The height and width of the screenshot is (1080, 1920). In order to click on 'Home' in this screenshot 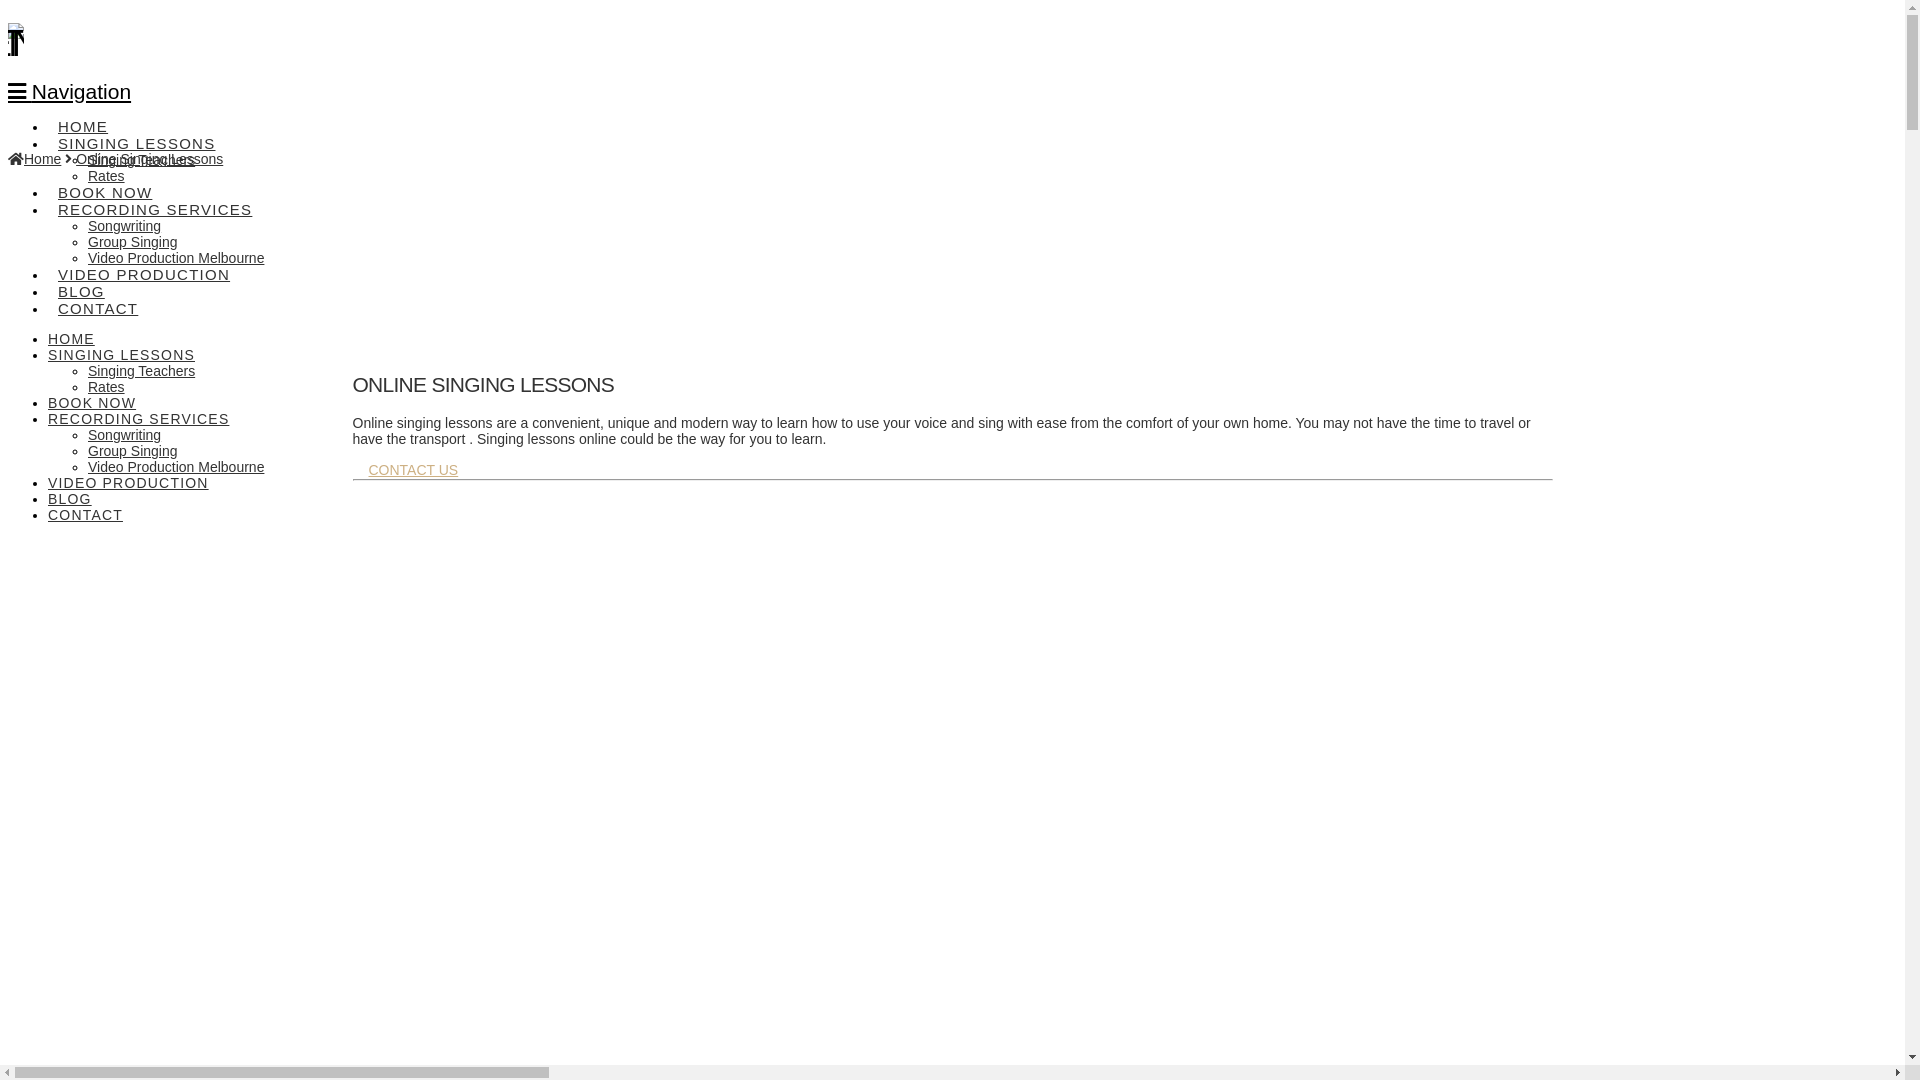, I will do `click(8, 157)`.